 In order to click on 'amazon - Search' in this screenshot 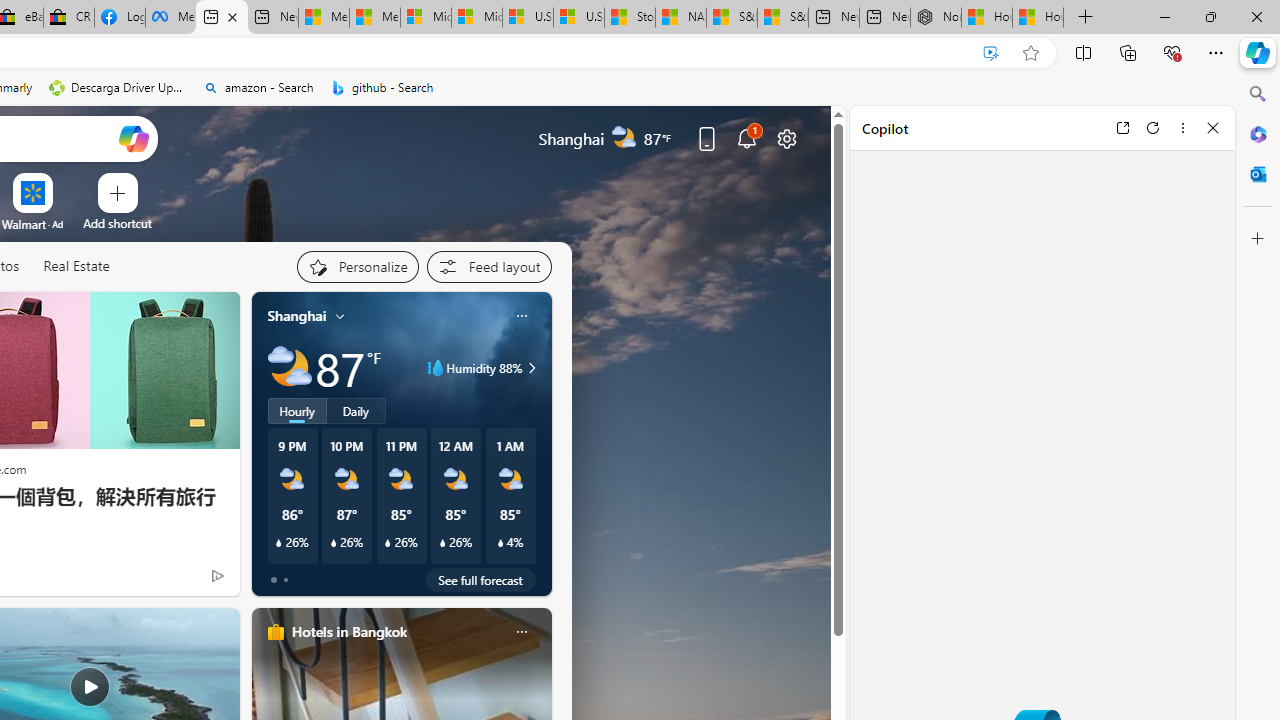, I will do `click(257, 87)`.